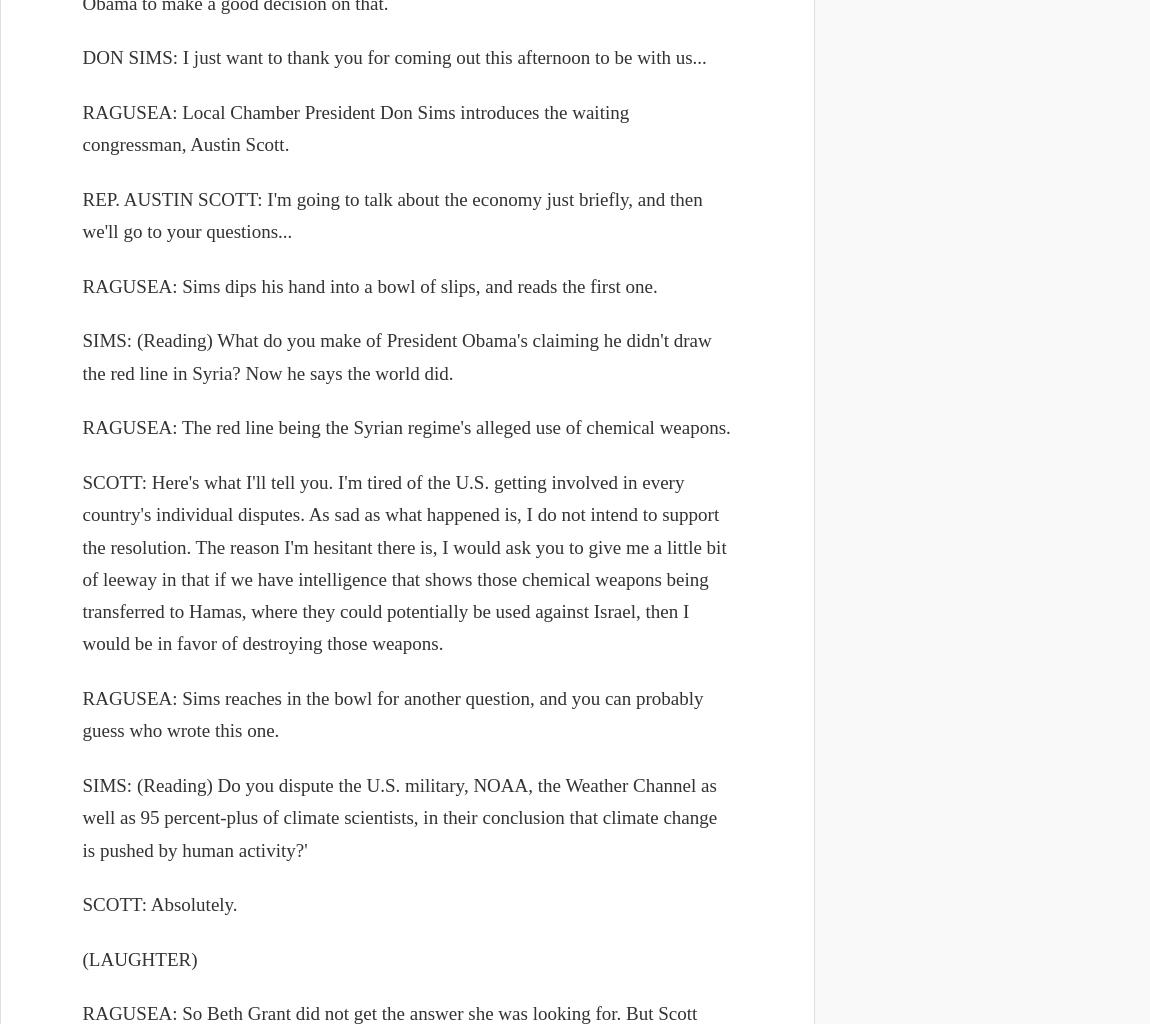  What do you see at coordinates (80, 285) in the screenshot?
I see `'RAGUSEA: Sims dips his hand into a bowl of slips, and reads the first one.'` at bounding box center [80, 285].